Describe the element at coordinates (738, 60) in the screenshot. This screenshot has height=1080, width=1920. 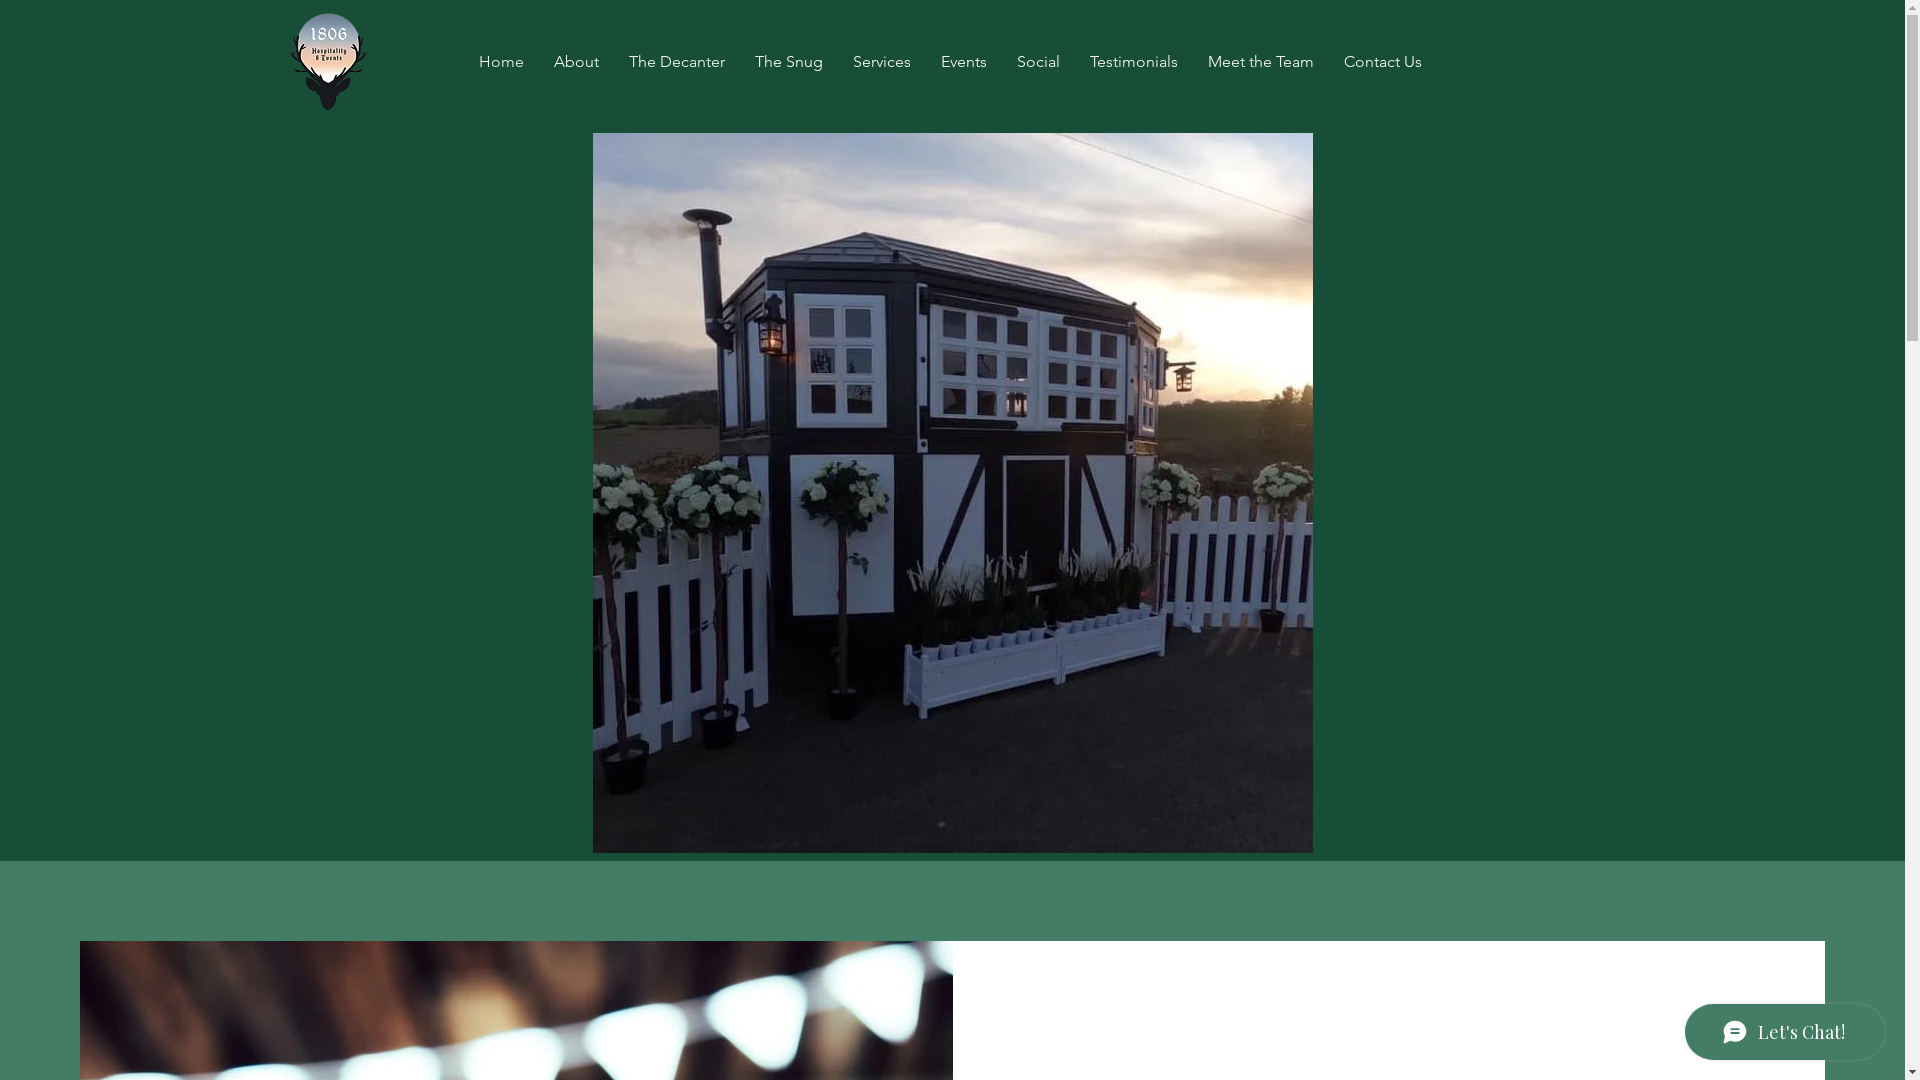
I see `'The Snug'` at that location.